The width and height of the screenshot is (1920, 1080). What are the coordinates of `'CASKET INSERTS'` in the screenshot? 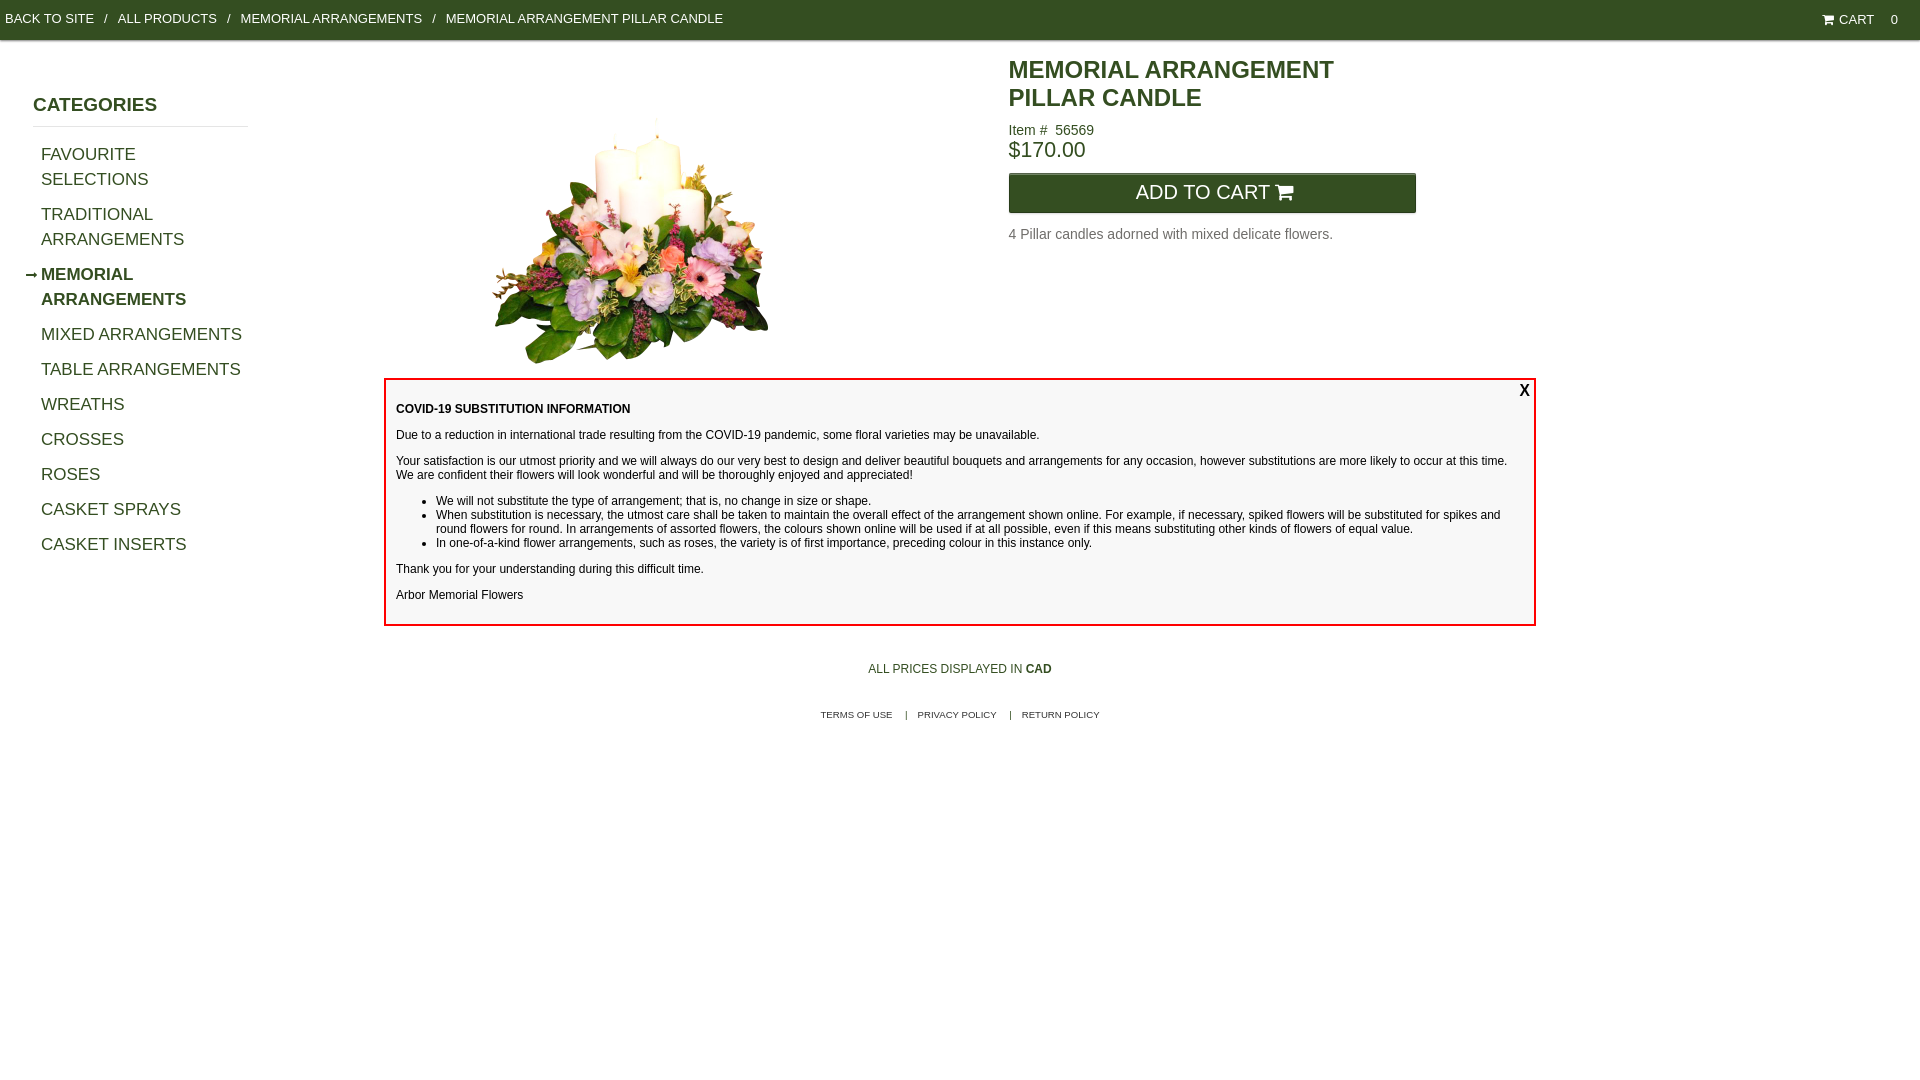 It's located at (113, 544).